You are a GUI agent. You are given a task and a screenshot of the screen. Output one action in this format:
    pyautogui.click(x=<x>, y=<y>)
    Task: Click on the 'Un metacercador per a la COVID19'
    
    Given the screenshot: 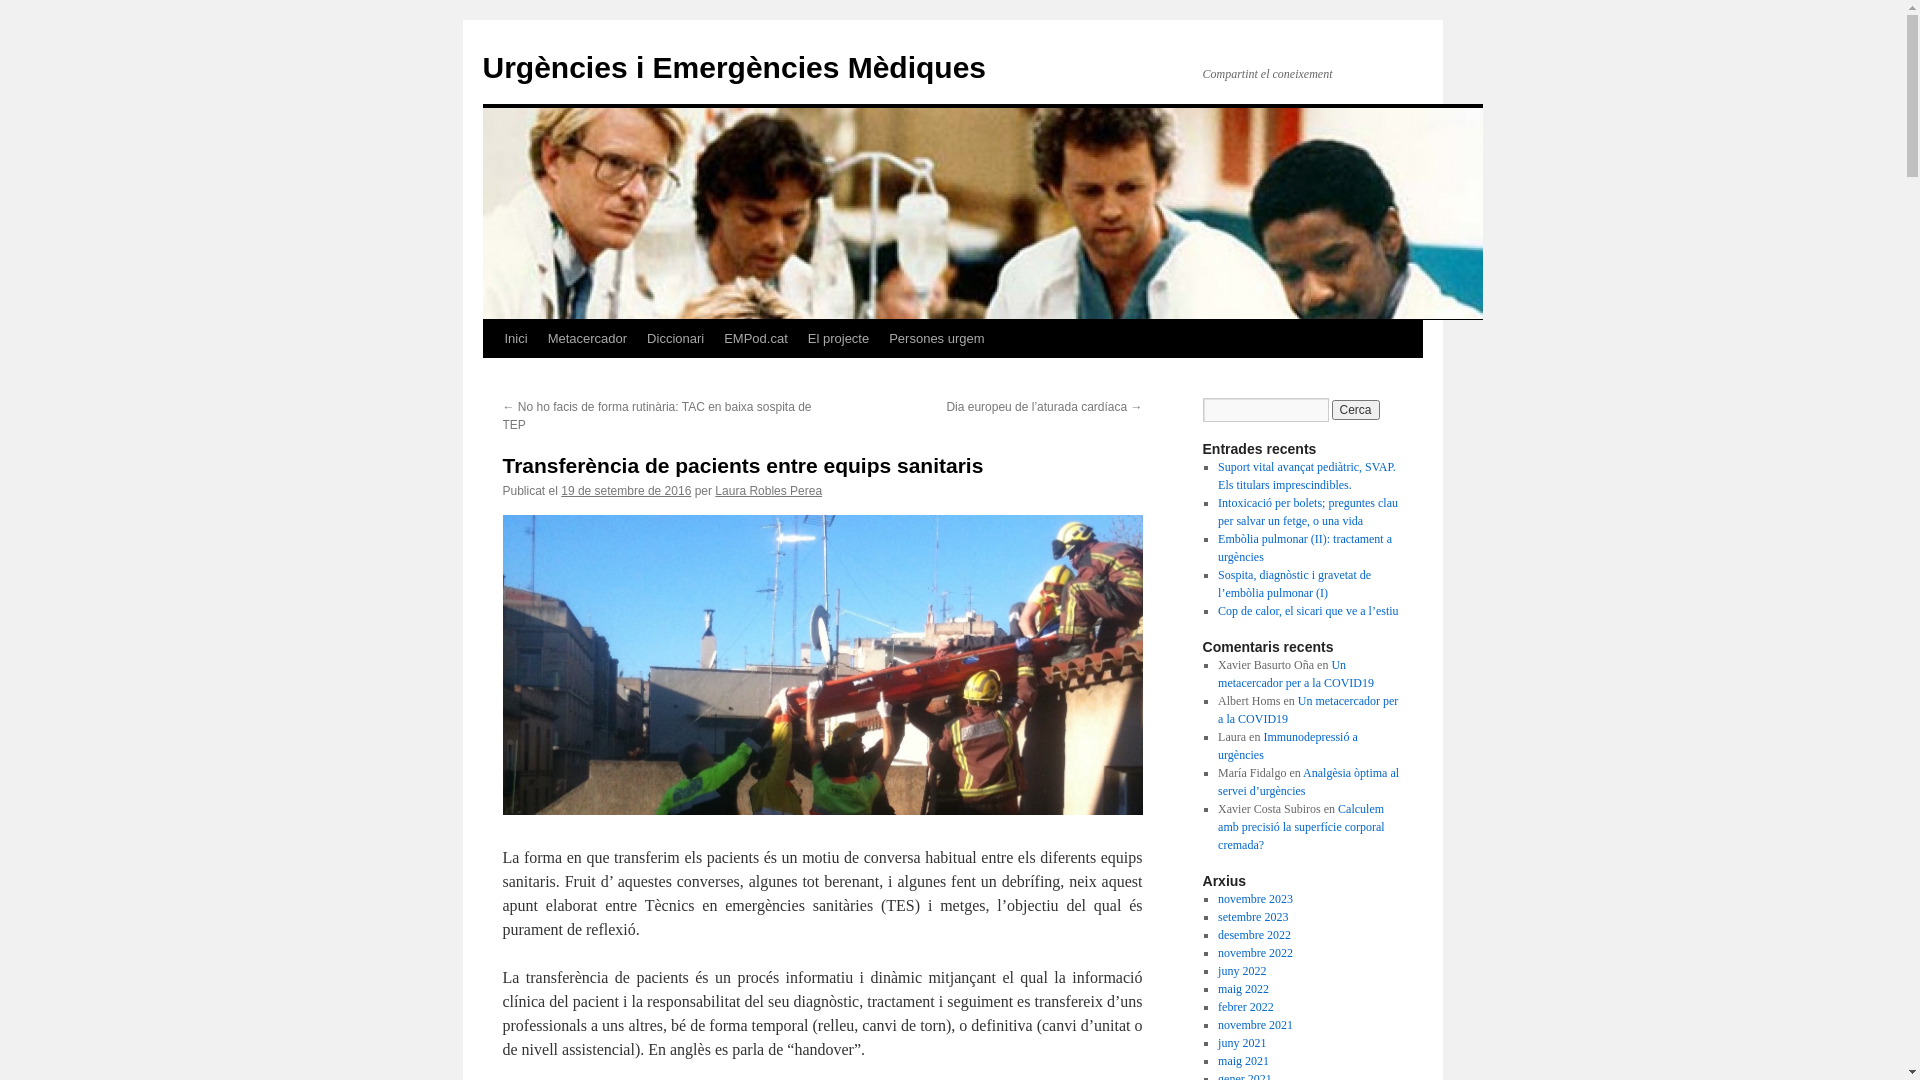 What is the action you would take?
    pyautogui.click(x=1308, y=708)
    